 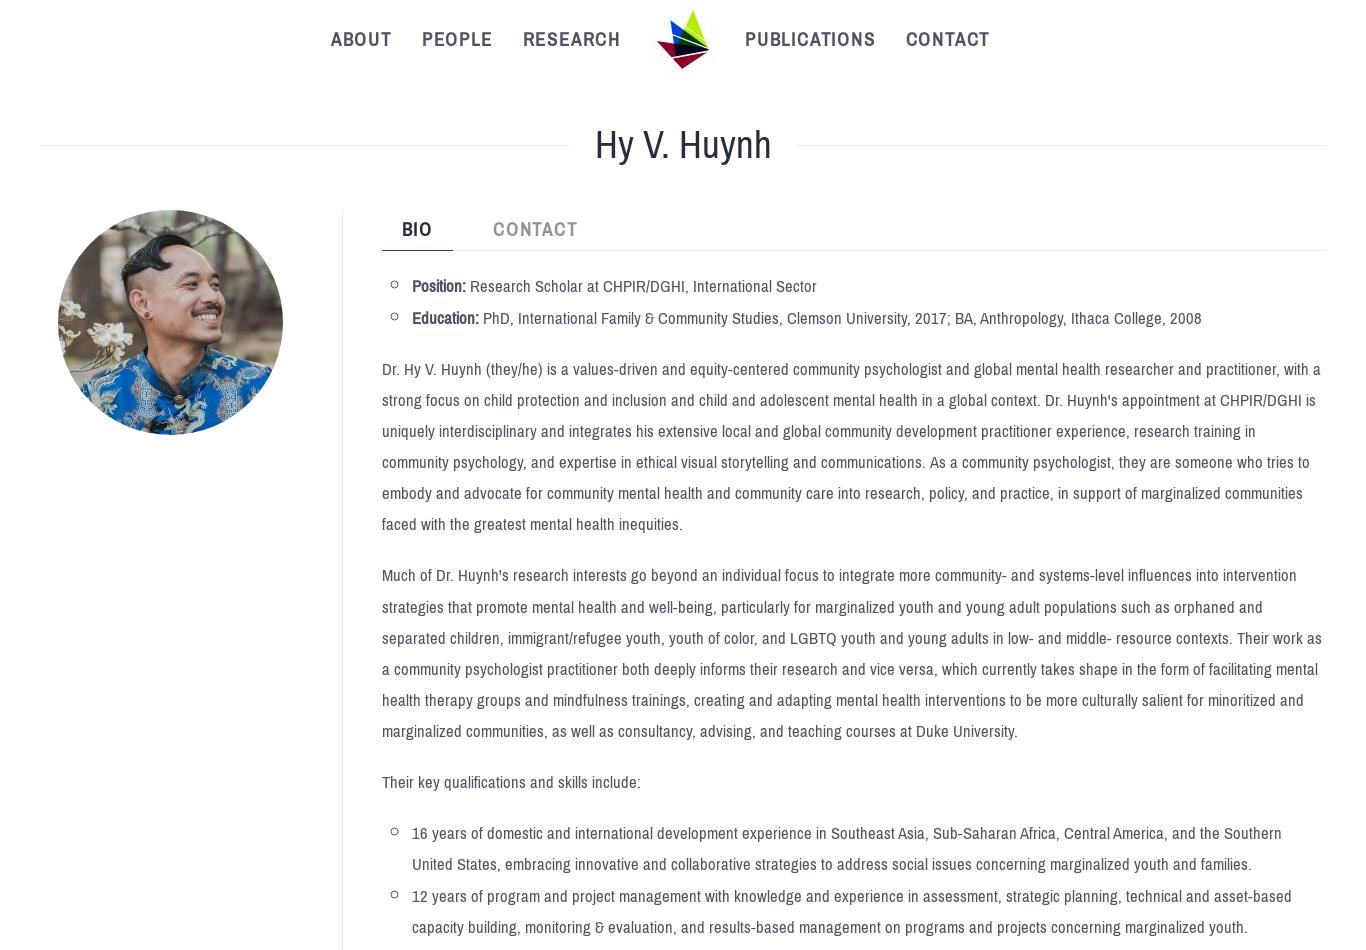 I want to click on 'Their key qualifications and skills include:', so click(x=379, y=781).